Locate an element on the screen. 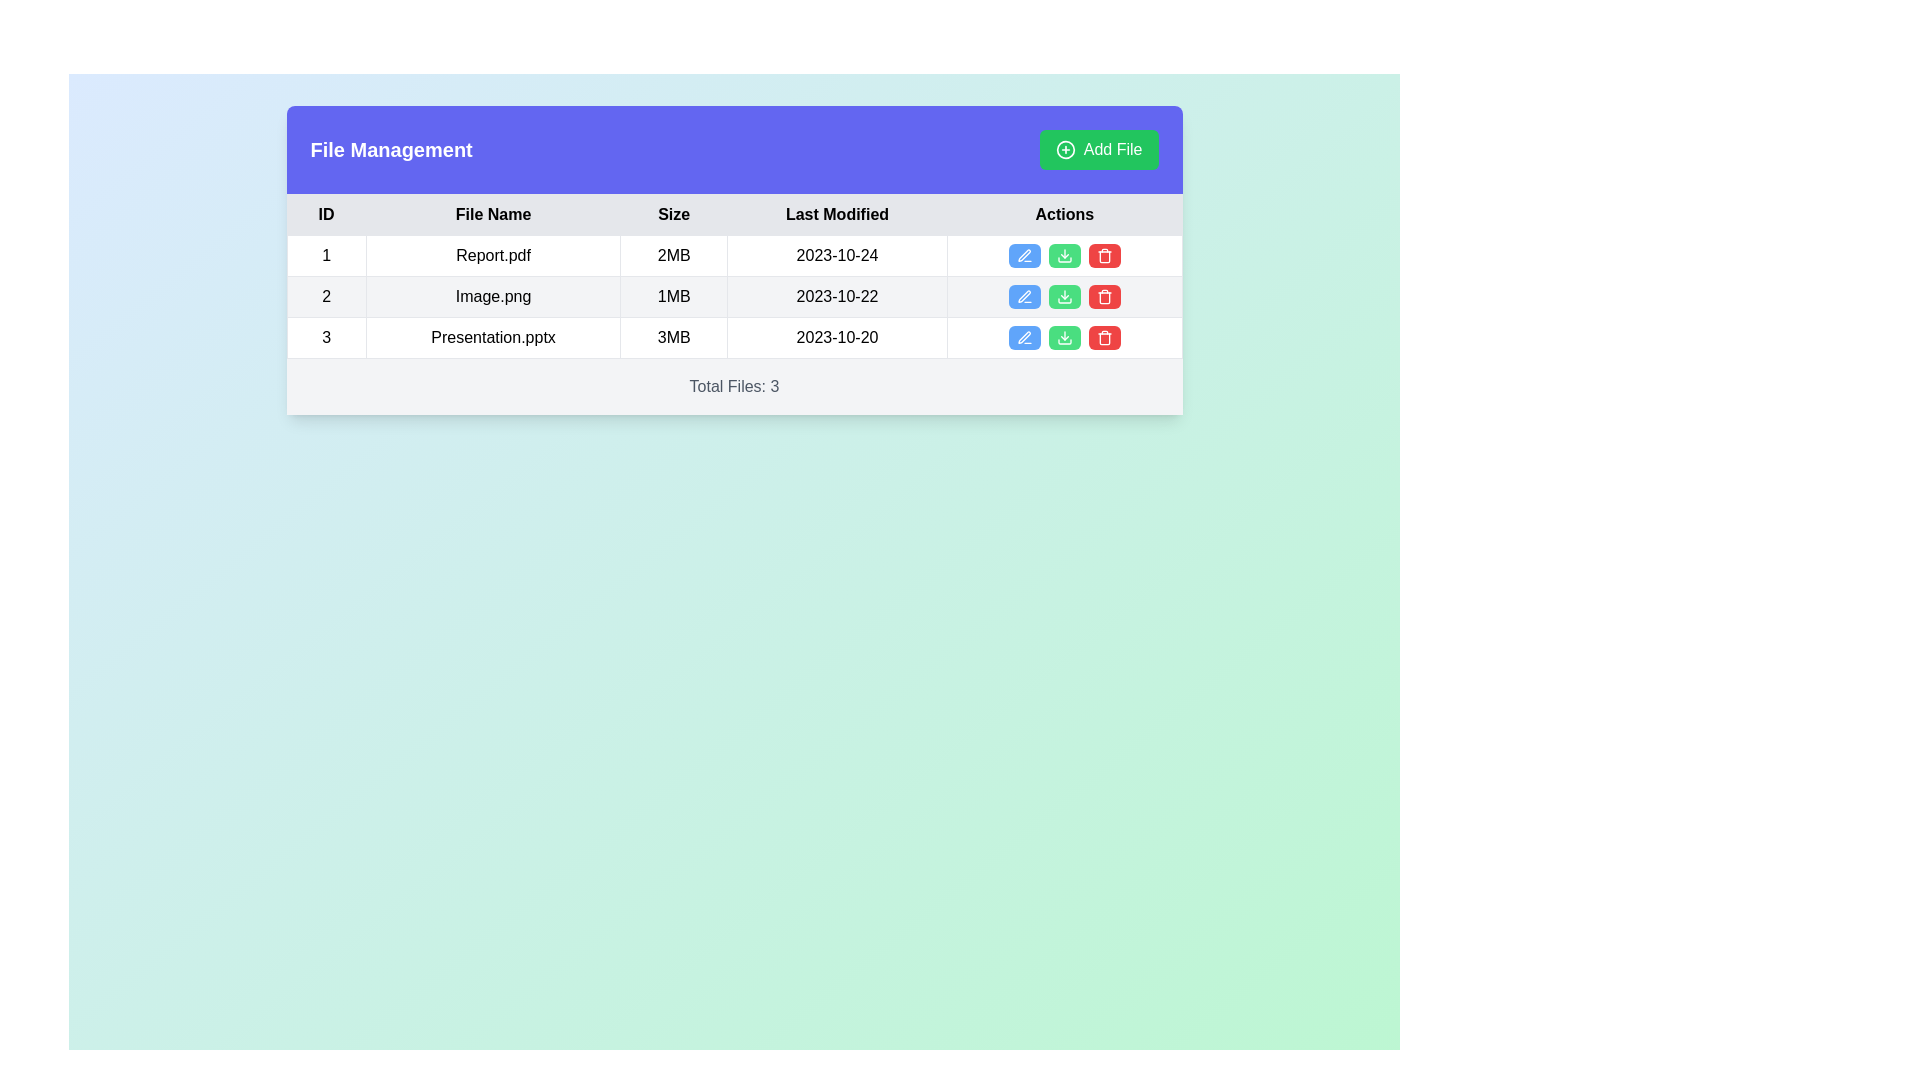 Image resolution: width=1920 pixels, height=1080 pixels. the download button in the actions column of the second file entry to change its background color is located at coordinates (1063, 297).